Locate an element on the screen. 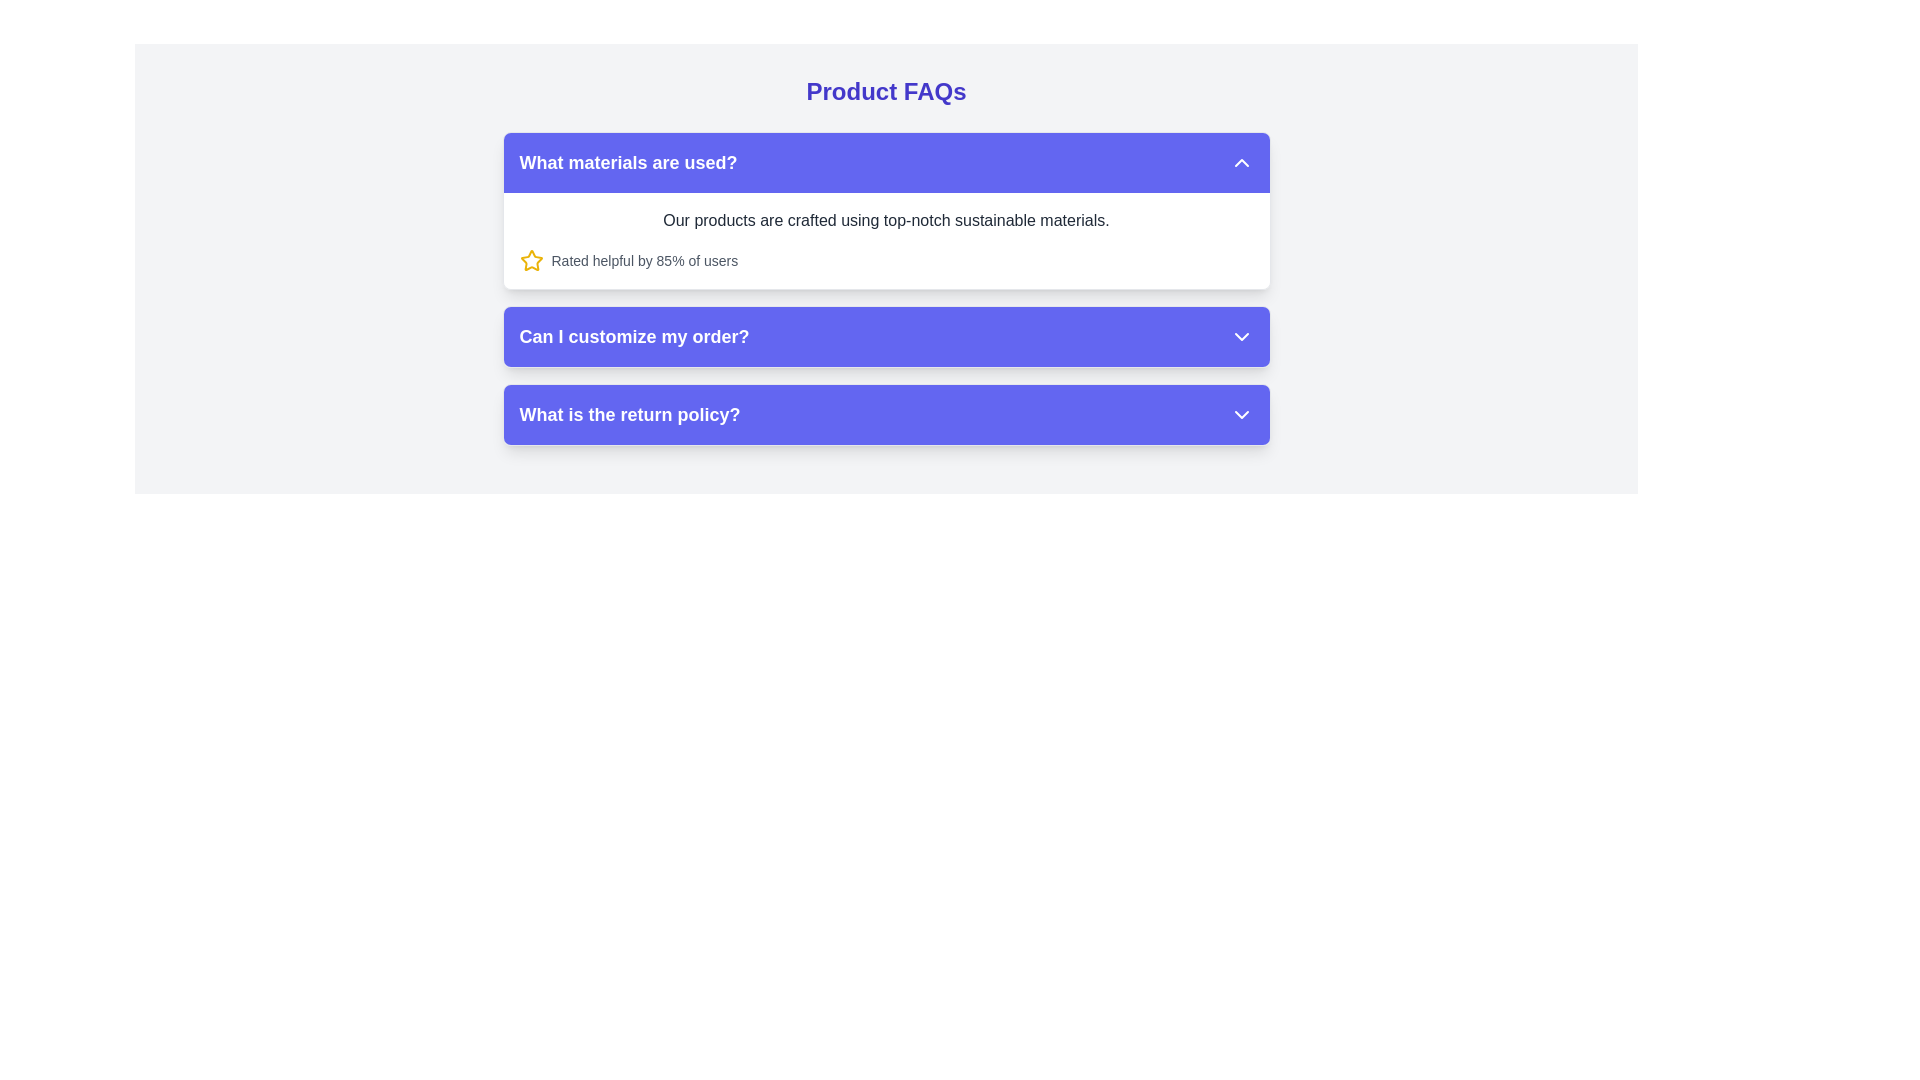 This screenshot has width=1920, height=1080. text label displaying 'What materials are used?' which is a bold, medium-sized white font on a blue background, located near the top-left area of the FAQ section is located at coordinates (627, 161).